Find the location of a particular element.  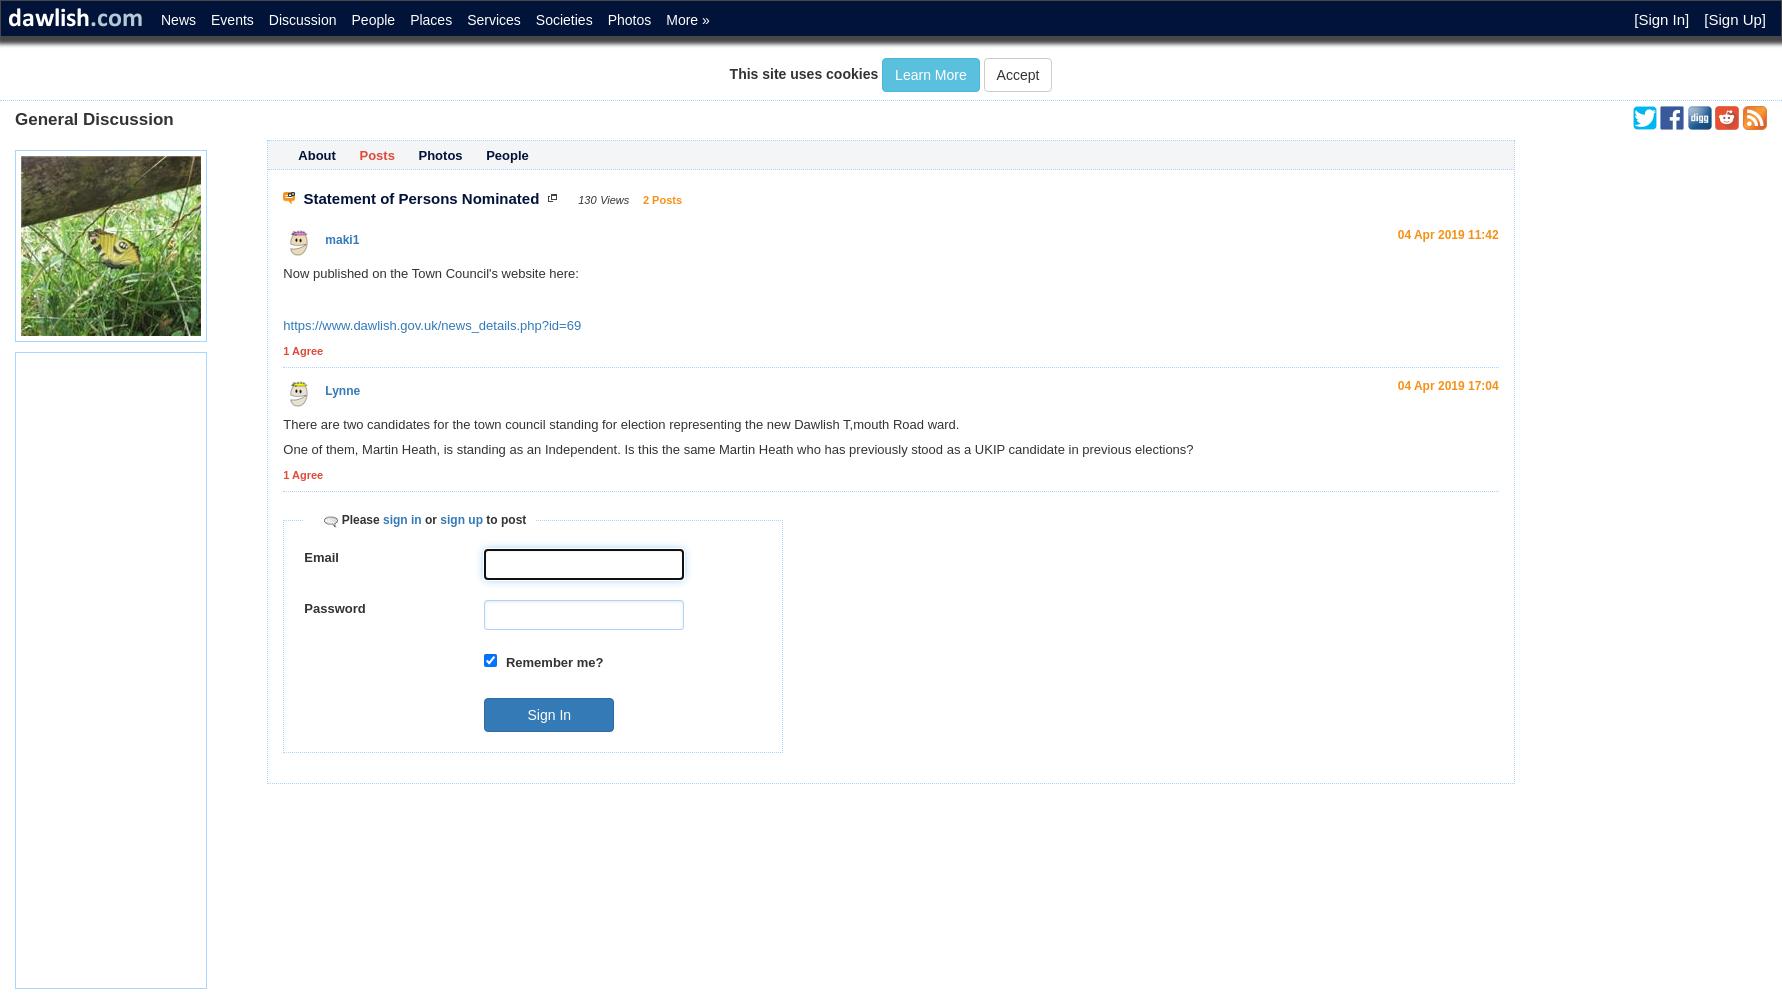

'Learn More' is located at coordinates (930, 74).